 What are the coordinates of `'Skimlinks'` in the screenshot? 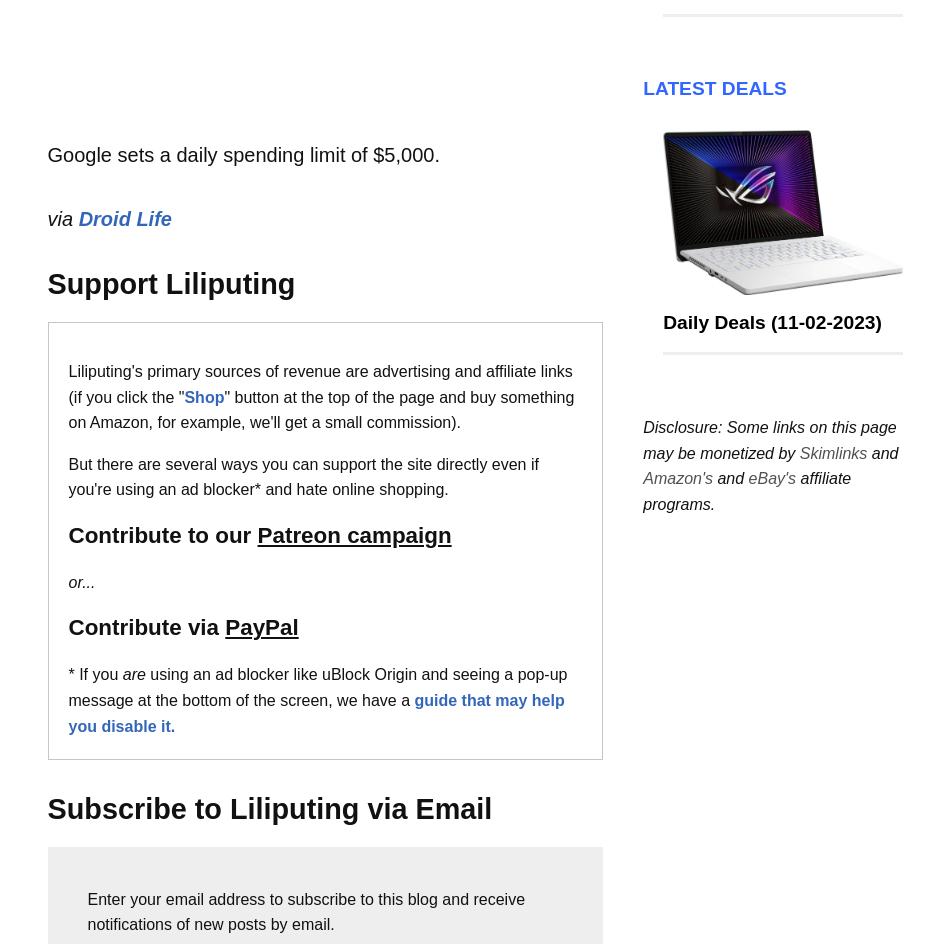 It's located at (831, 451).